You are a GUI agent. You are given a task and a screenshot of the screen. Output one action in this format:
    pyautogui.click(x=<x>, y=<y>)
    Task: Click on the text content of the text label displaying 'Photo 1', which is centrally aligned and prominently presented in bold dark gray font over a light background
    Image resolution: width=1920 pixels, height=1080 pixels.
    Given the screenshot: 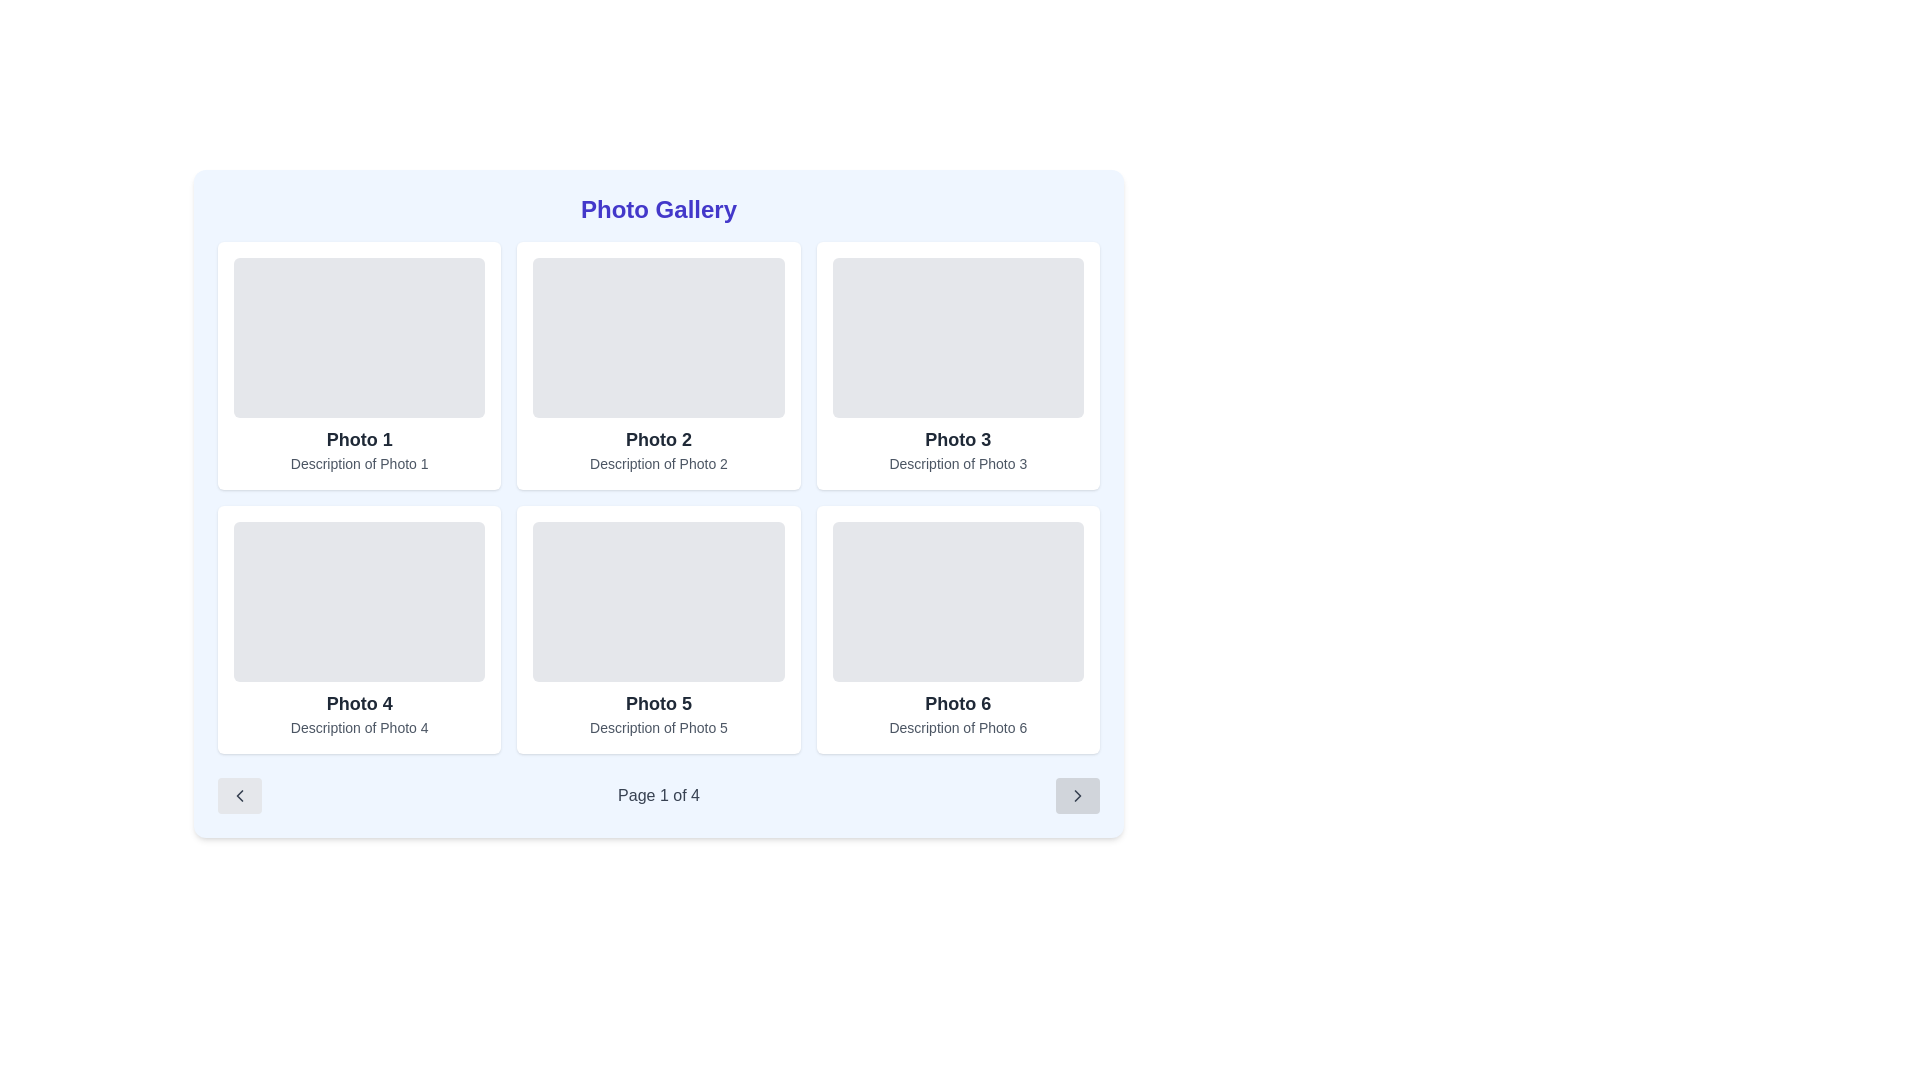 What is the action you would take?
    pyautogui.click(x=359, y=438)
    